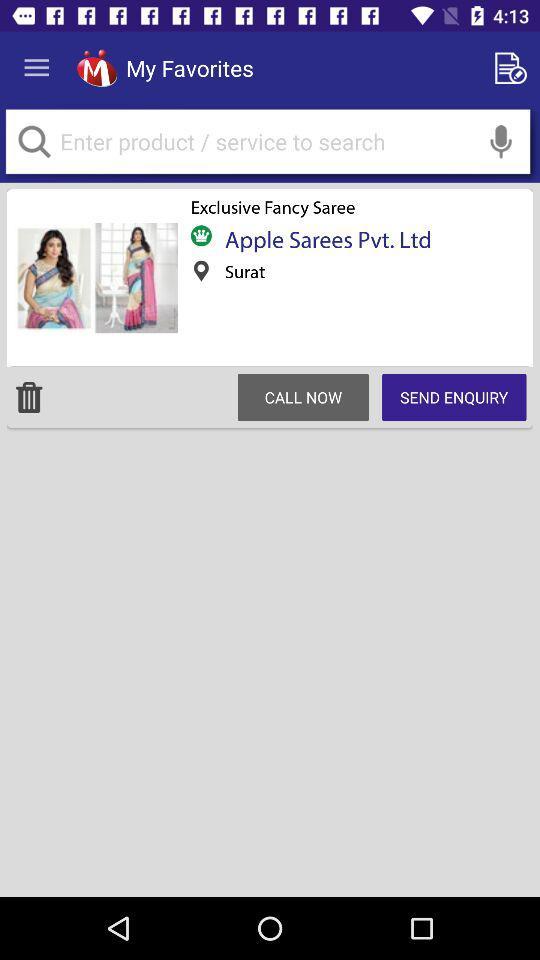 Image resolution: width=540 pixels, height=960 pixels. I want to click on the item to the right of call now icon, so click(454, 396).